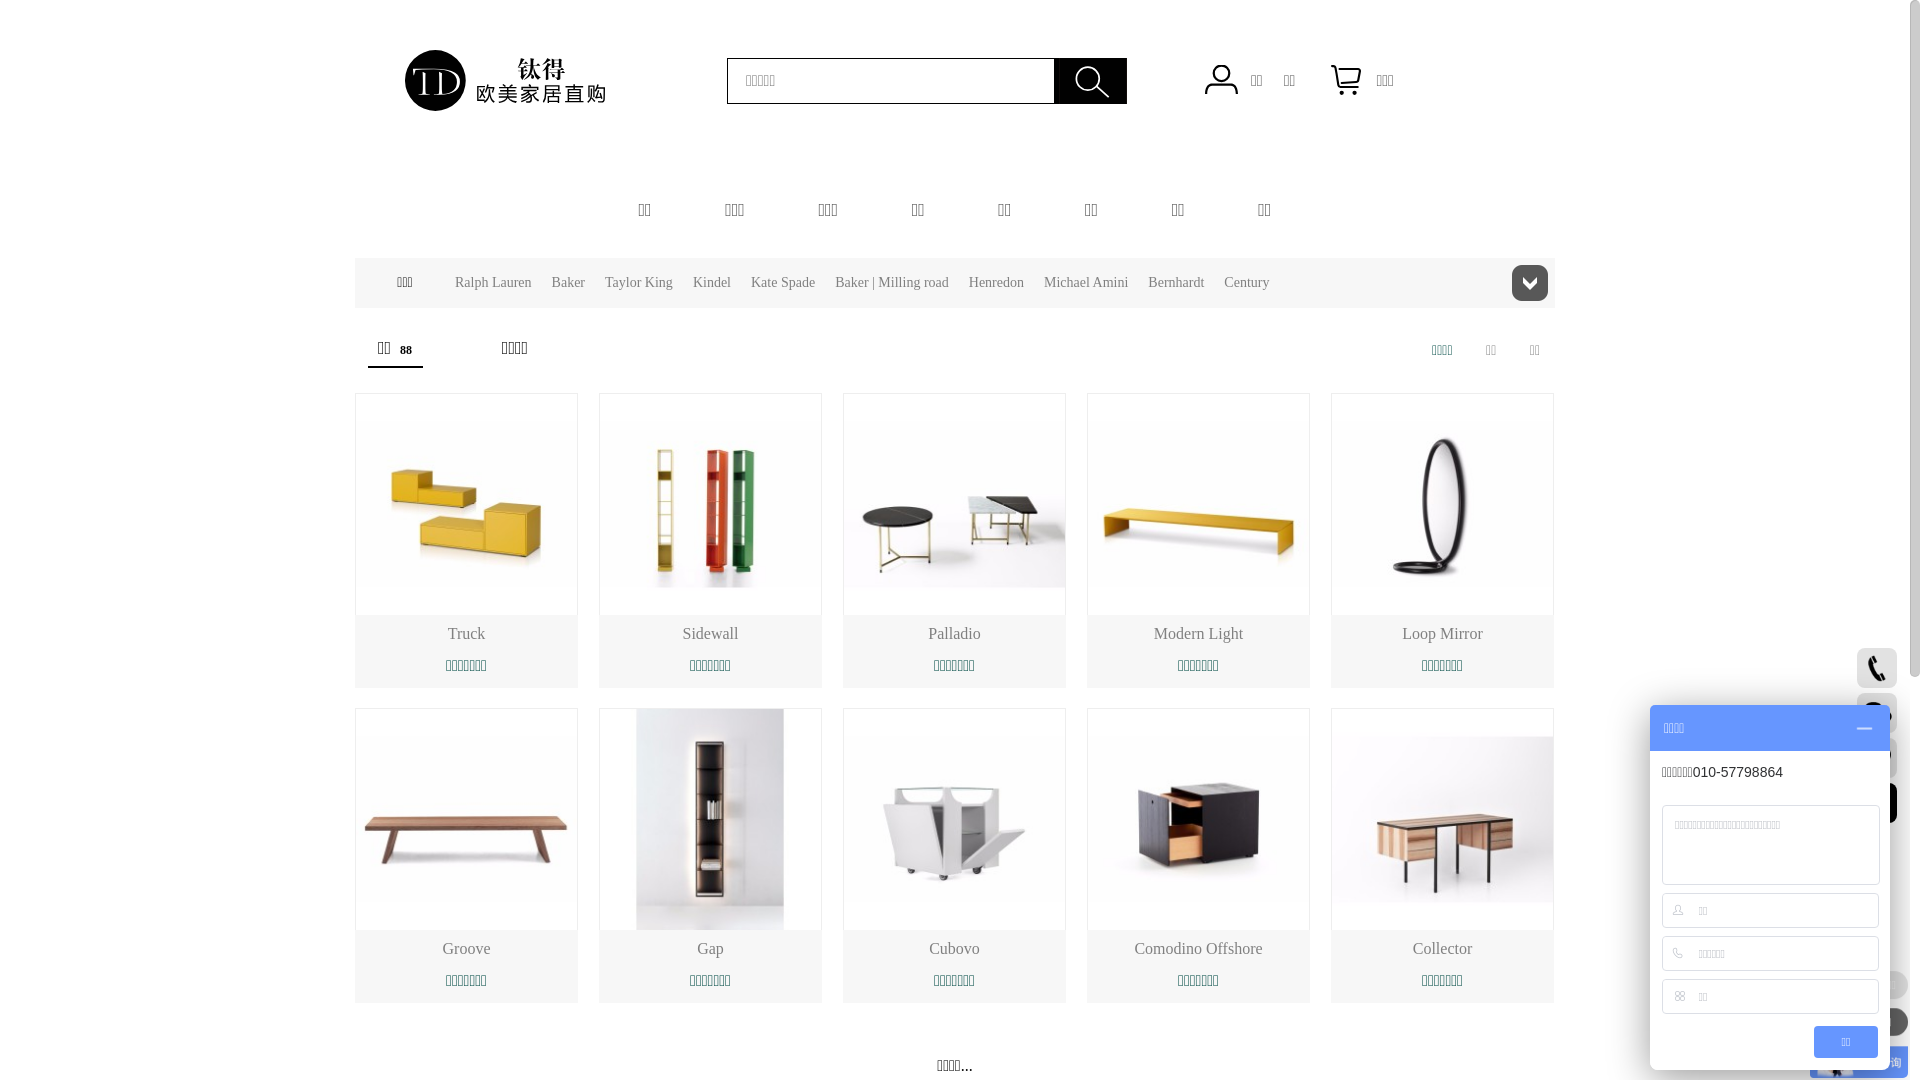 Image resolution: width=1920 pixels, height=1080 pixels. I want to click on 'Ralph Lauren', so click(493, 282).